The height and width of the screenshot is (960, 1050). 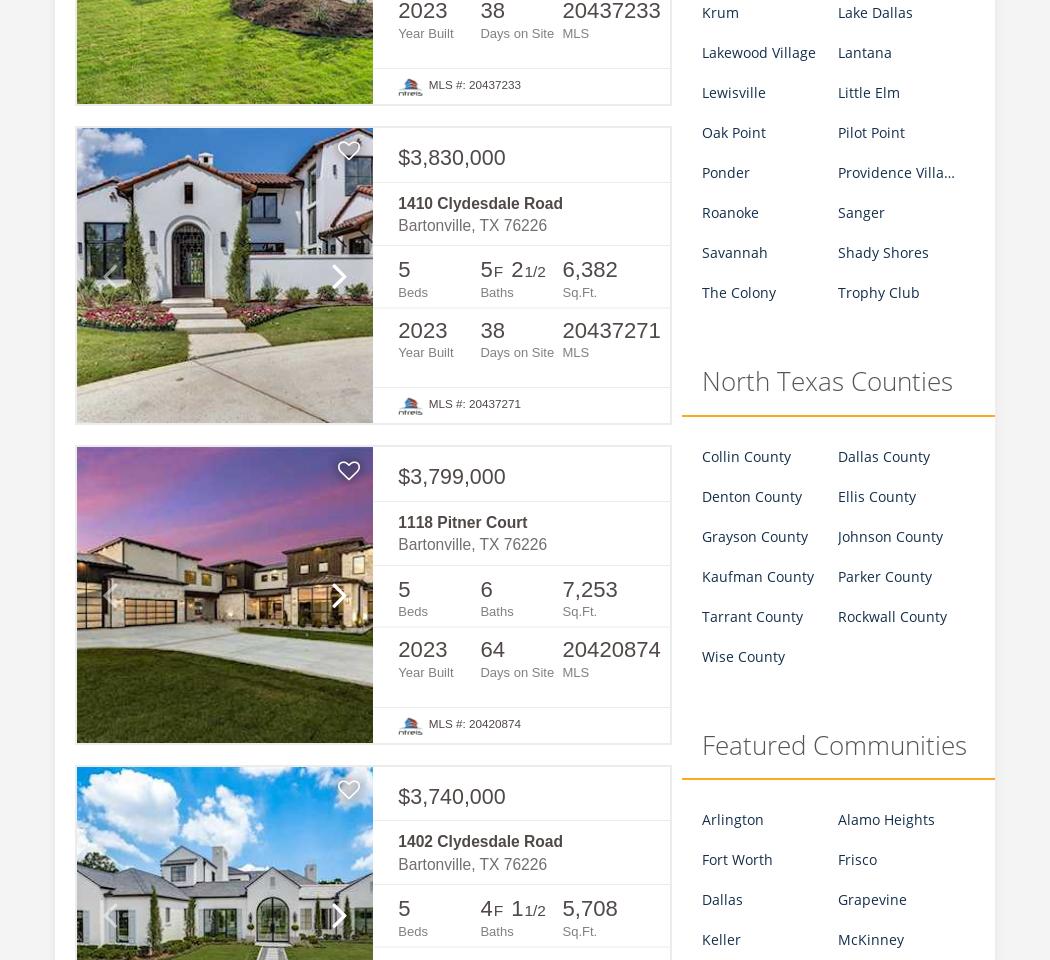 What do you see at coordinates (877, 291) in the screenshot?
I see `'Trophy Club'` at bounding box center [877, 291].